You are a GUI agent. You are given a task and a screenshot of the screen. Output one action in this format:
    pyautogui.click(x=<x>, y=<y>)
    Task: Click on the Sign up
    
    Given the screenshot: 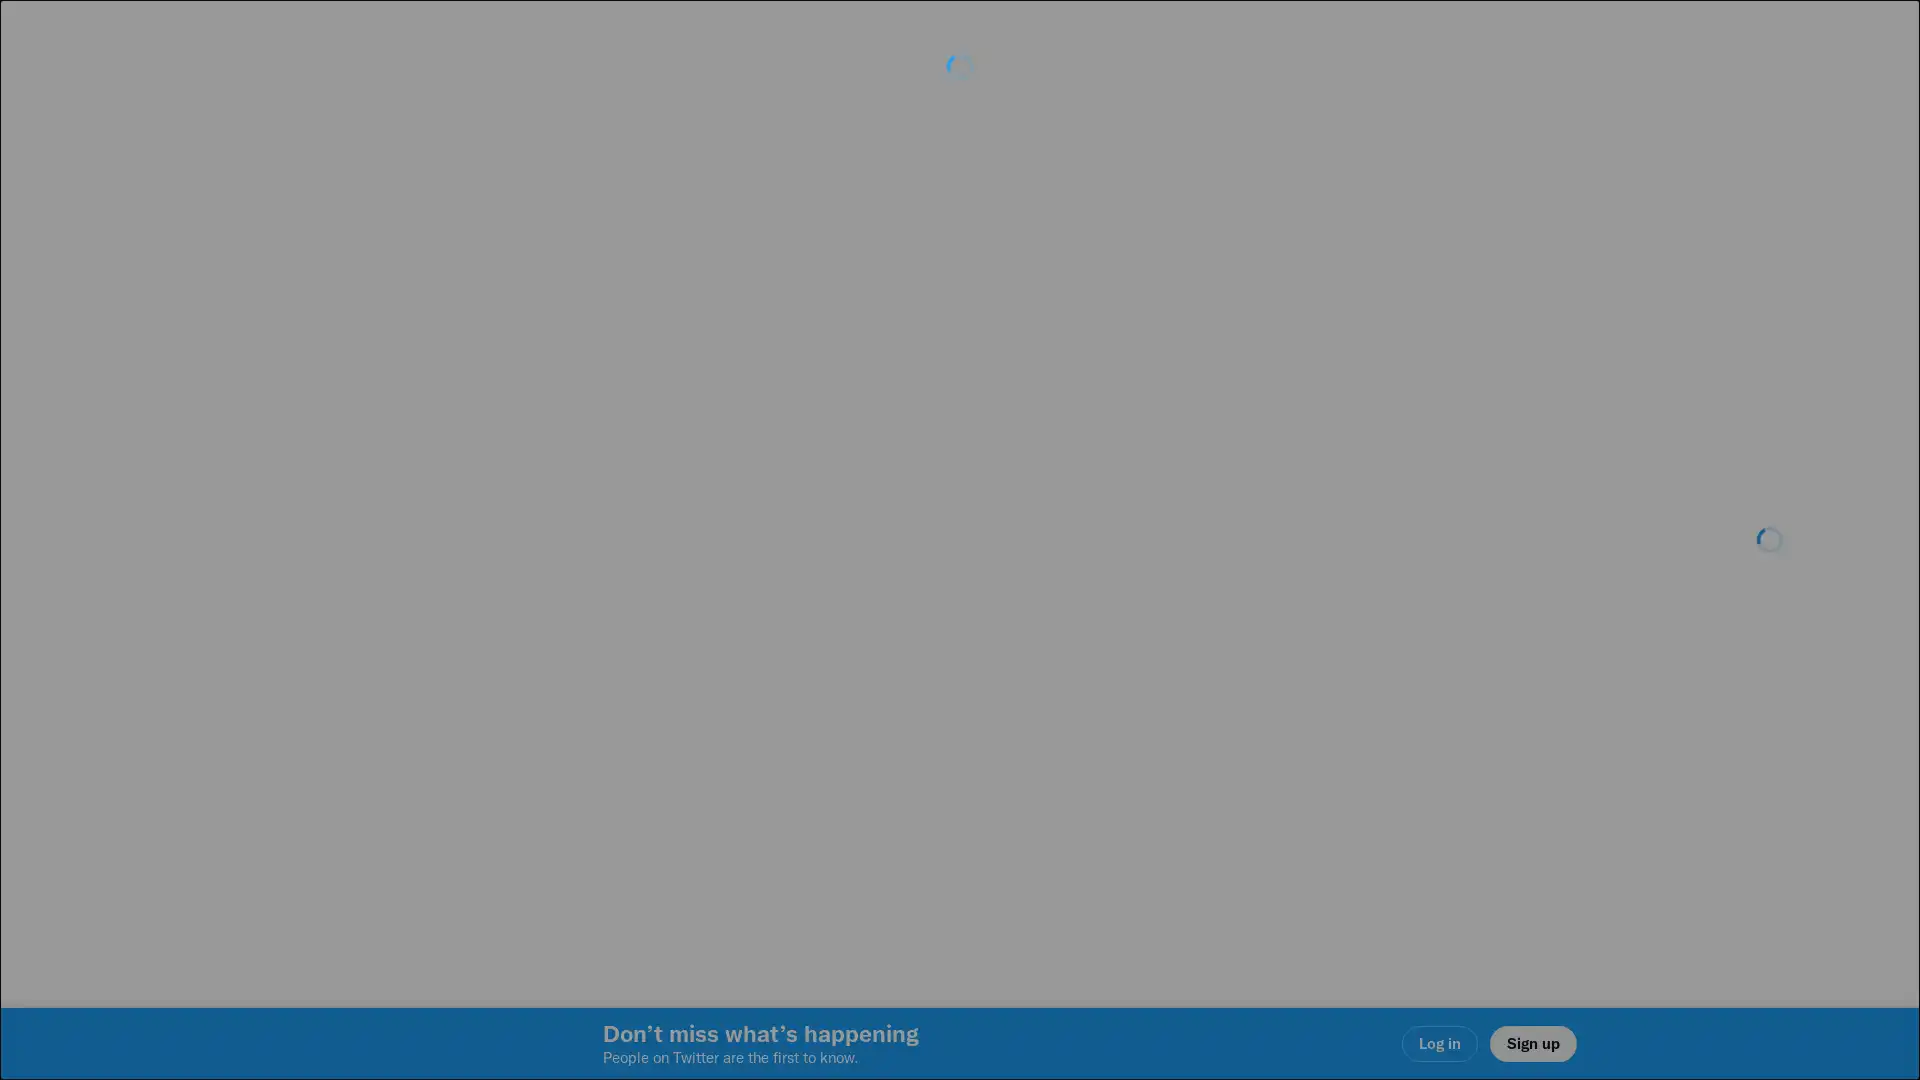 What is the action you would take?
    pyautogui.click(x=722, y=681)
    